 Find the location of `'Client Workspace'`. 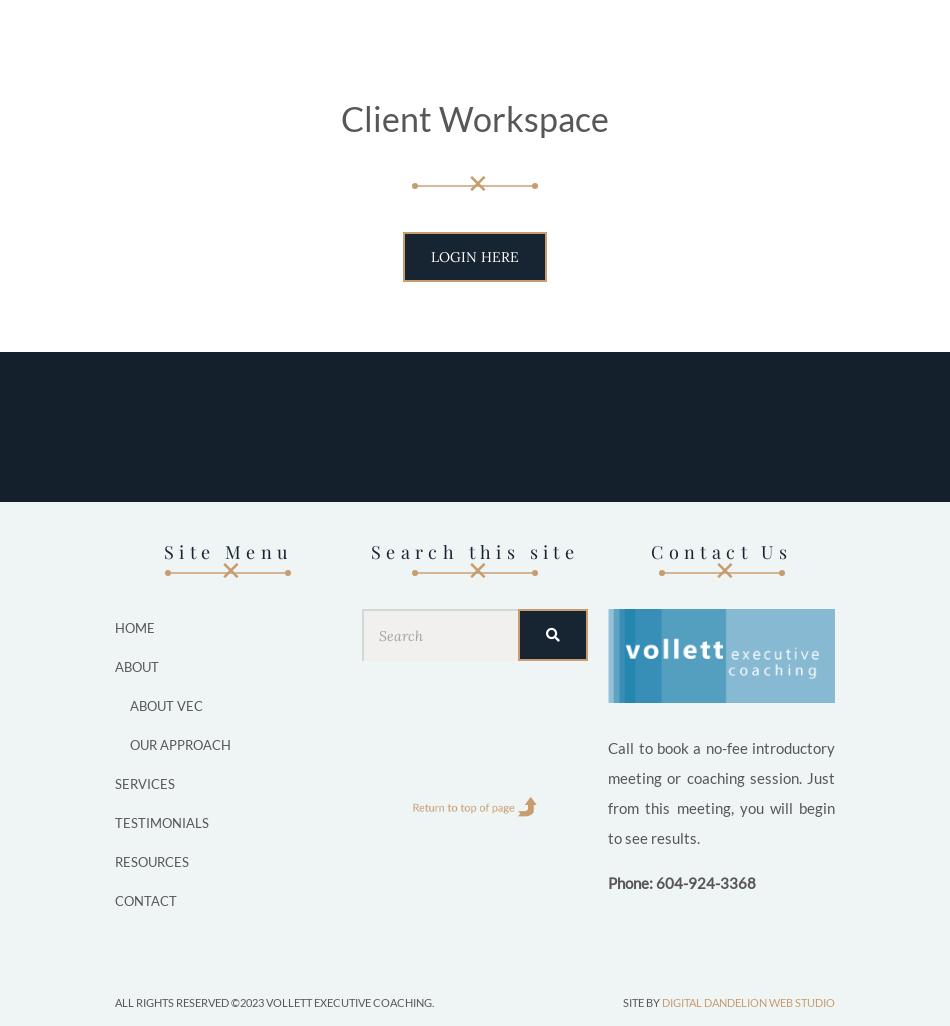

'Client Workspace' is located at coordinates (339, 118).